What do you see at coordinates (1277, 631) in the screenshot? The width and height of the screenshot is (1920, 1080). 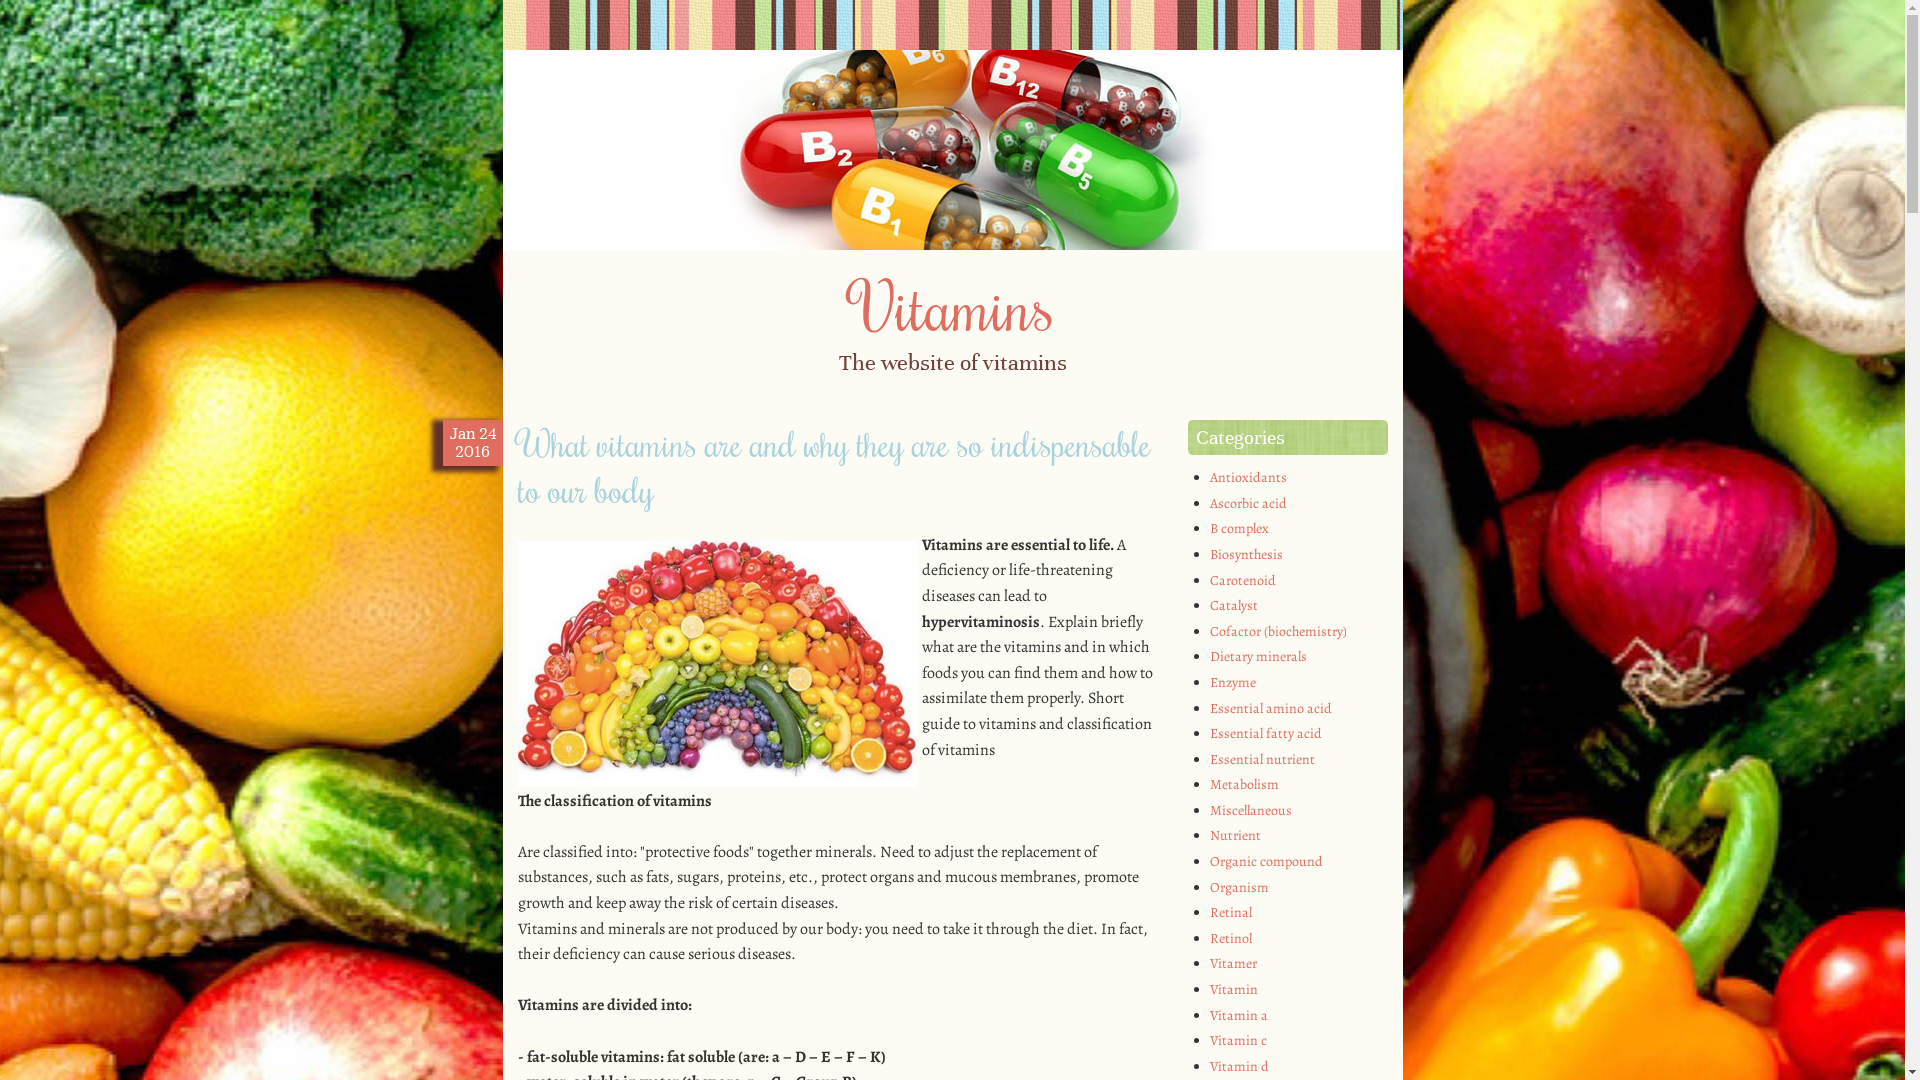 I see `'Cofactor (biochemistry)'` at bounding box center [1277, 631].